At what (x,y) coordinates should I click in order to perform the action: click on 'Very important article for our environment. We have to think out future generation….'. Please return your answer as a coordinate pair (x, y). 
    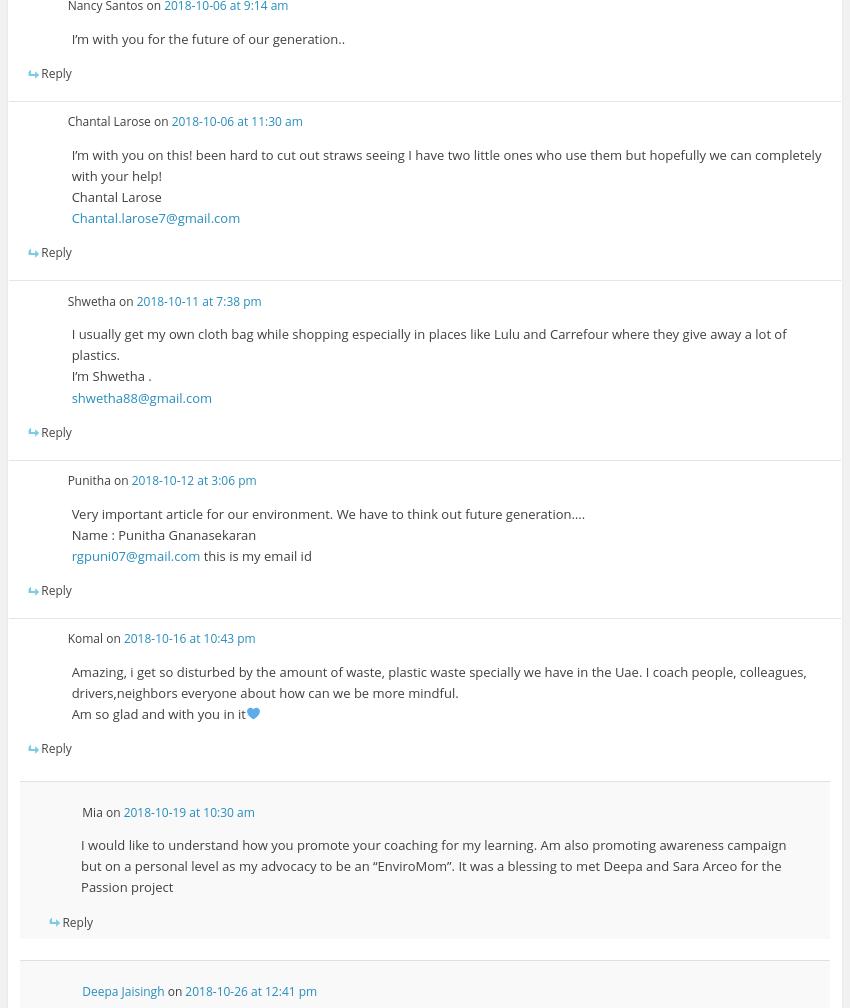
    Looking at the image, I should click on (328, 512).